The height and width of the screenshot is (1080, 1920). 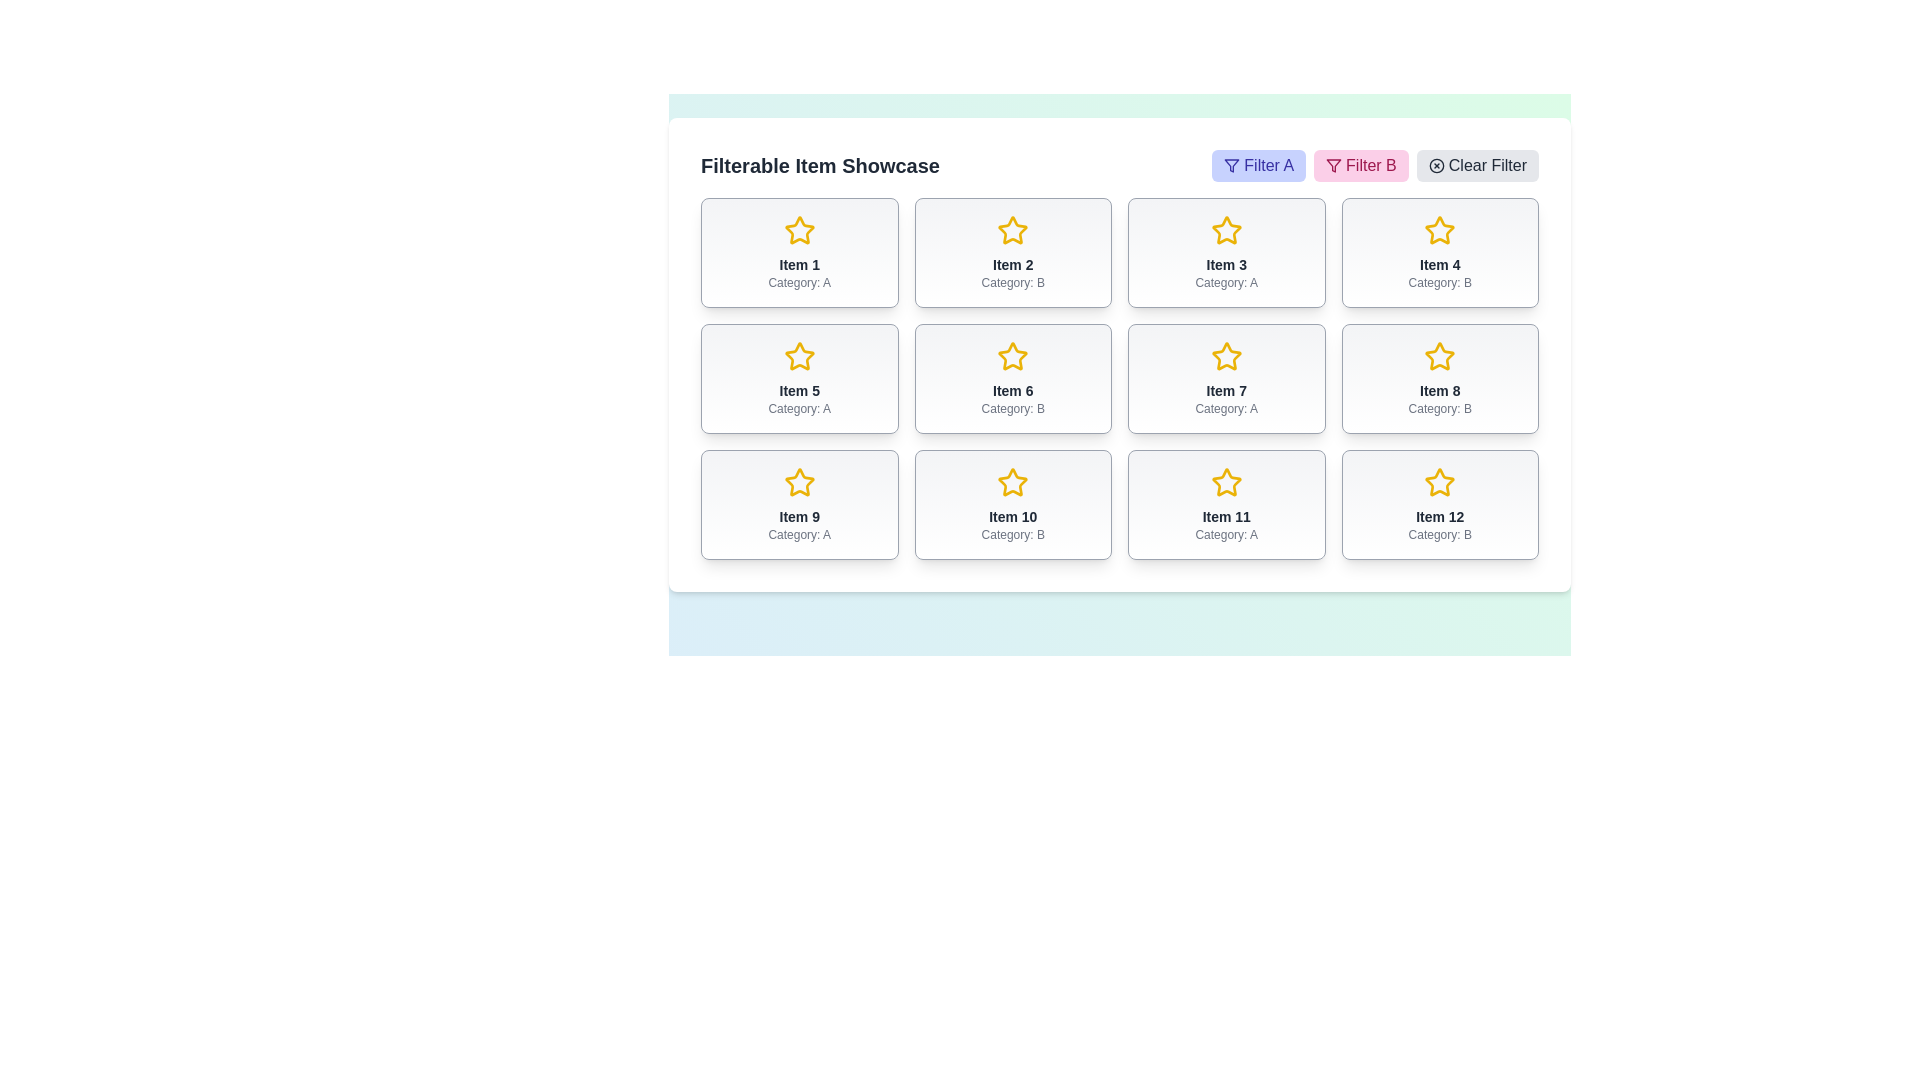 What do you see at coordinates (1440, 356) in the screenshot?
I see `the star SVG icon located at the top of the card labeled 'Item 8\nCategory: B', which is the fourth card in the second row of the grid layout, to rate it` at bounding box center [1440, 356].